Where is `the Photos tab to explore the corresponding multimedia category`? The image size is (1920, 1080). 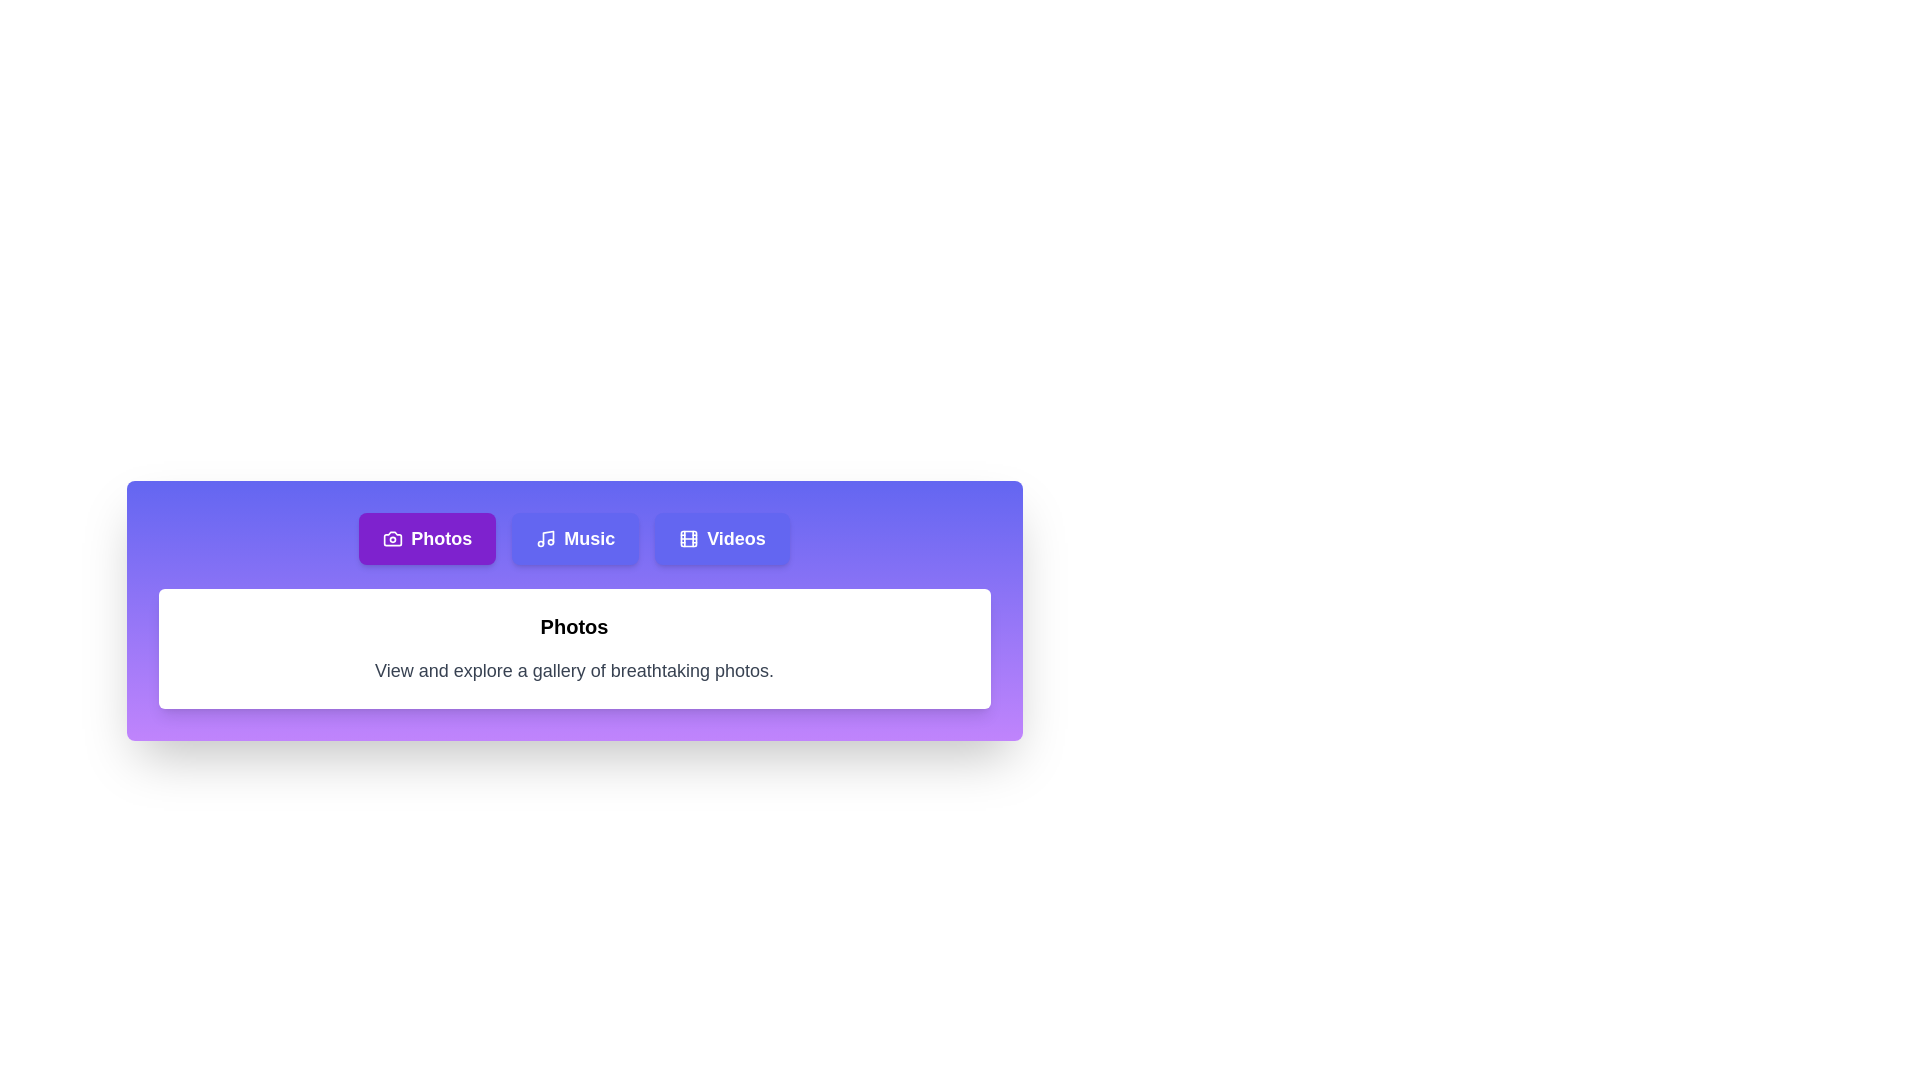
the Photos tab to explore the corresponding multimedia category is located at coordinates (426, 538).